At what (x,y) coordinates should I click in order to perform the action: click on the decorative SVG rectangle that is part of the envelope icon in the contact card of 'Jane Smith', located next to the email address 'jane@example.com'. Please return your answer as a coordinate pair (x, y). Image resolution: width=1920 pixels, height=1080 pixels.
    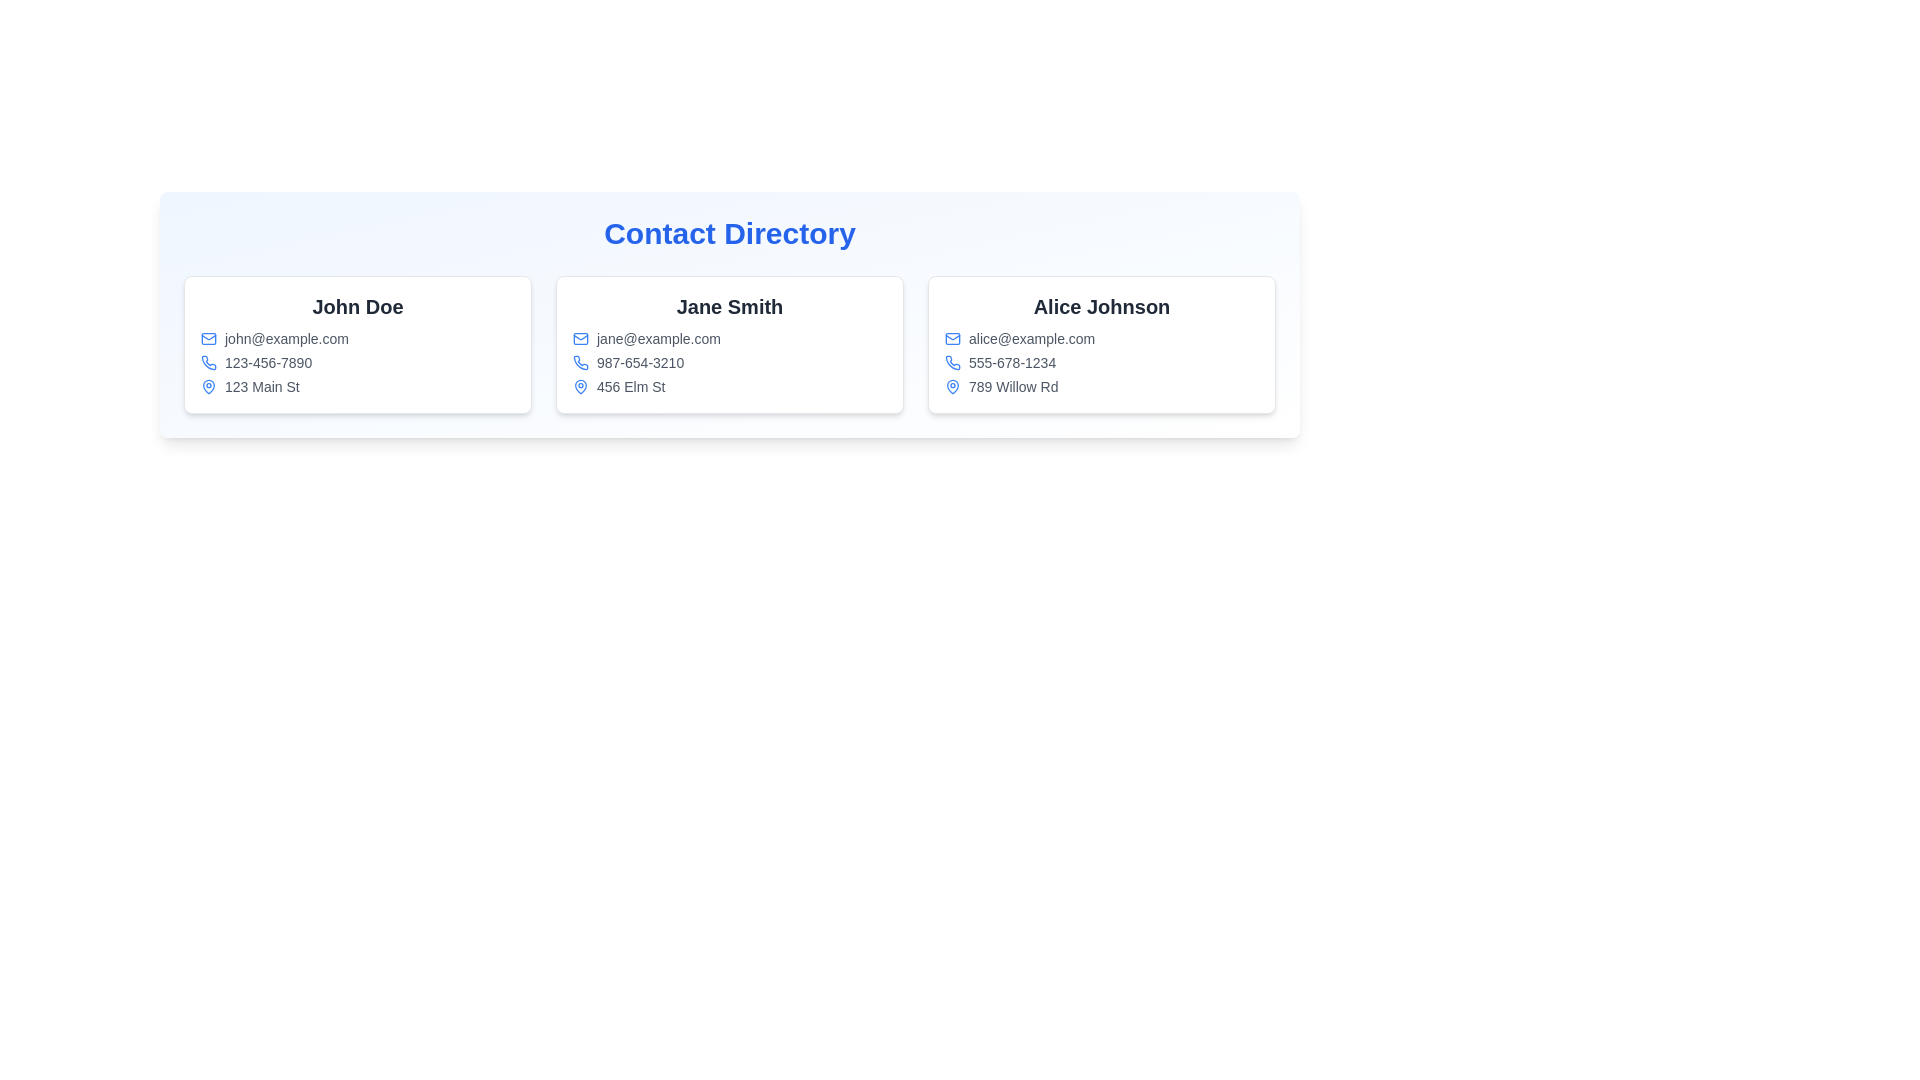
    Looking at the image, I should click on (579, 338).